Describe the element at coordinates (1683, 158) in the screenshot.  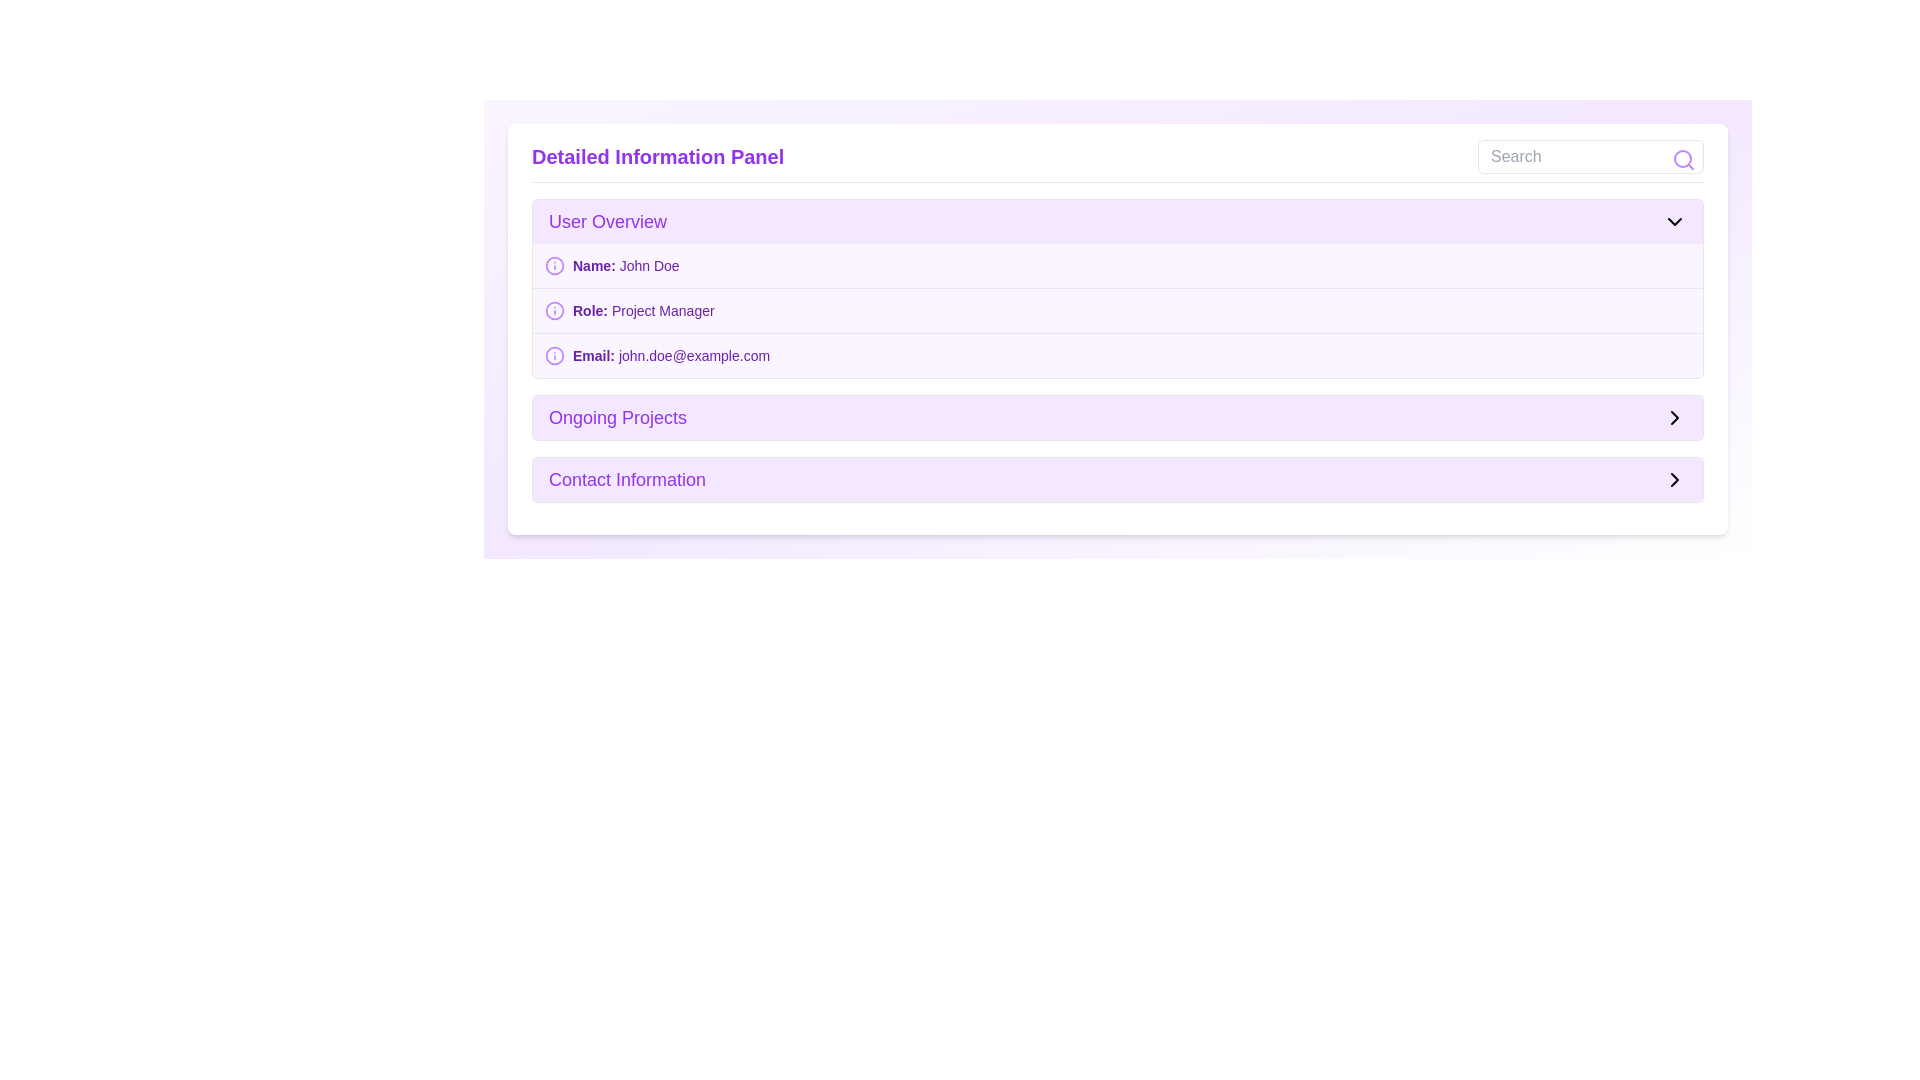
I see `the Search Button Icon located at the top-right corner of the search input field` at that location.